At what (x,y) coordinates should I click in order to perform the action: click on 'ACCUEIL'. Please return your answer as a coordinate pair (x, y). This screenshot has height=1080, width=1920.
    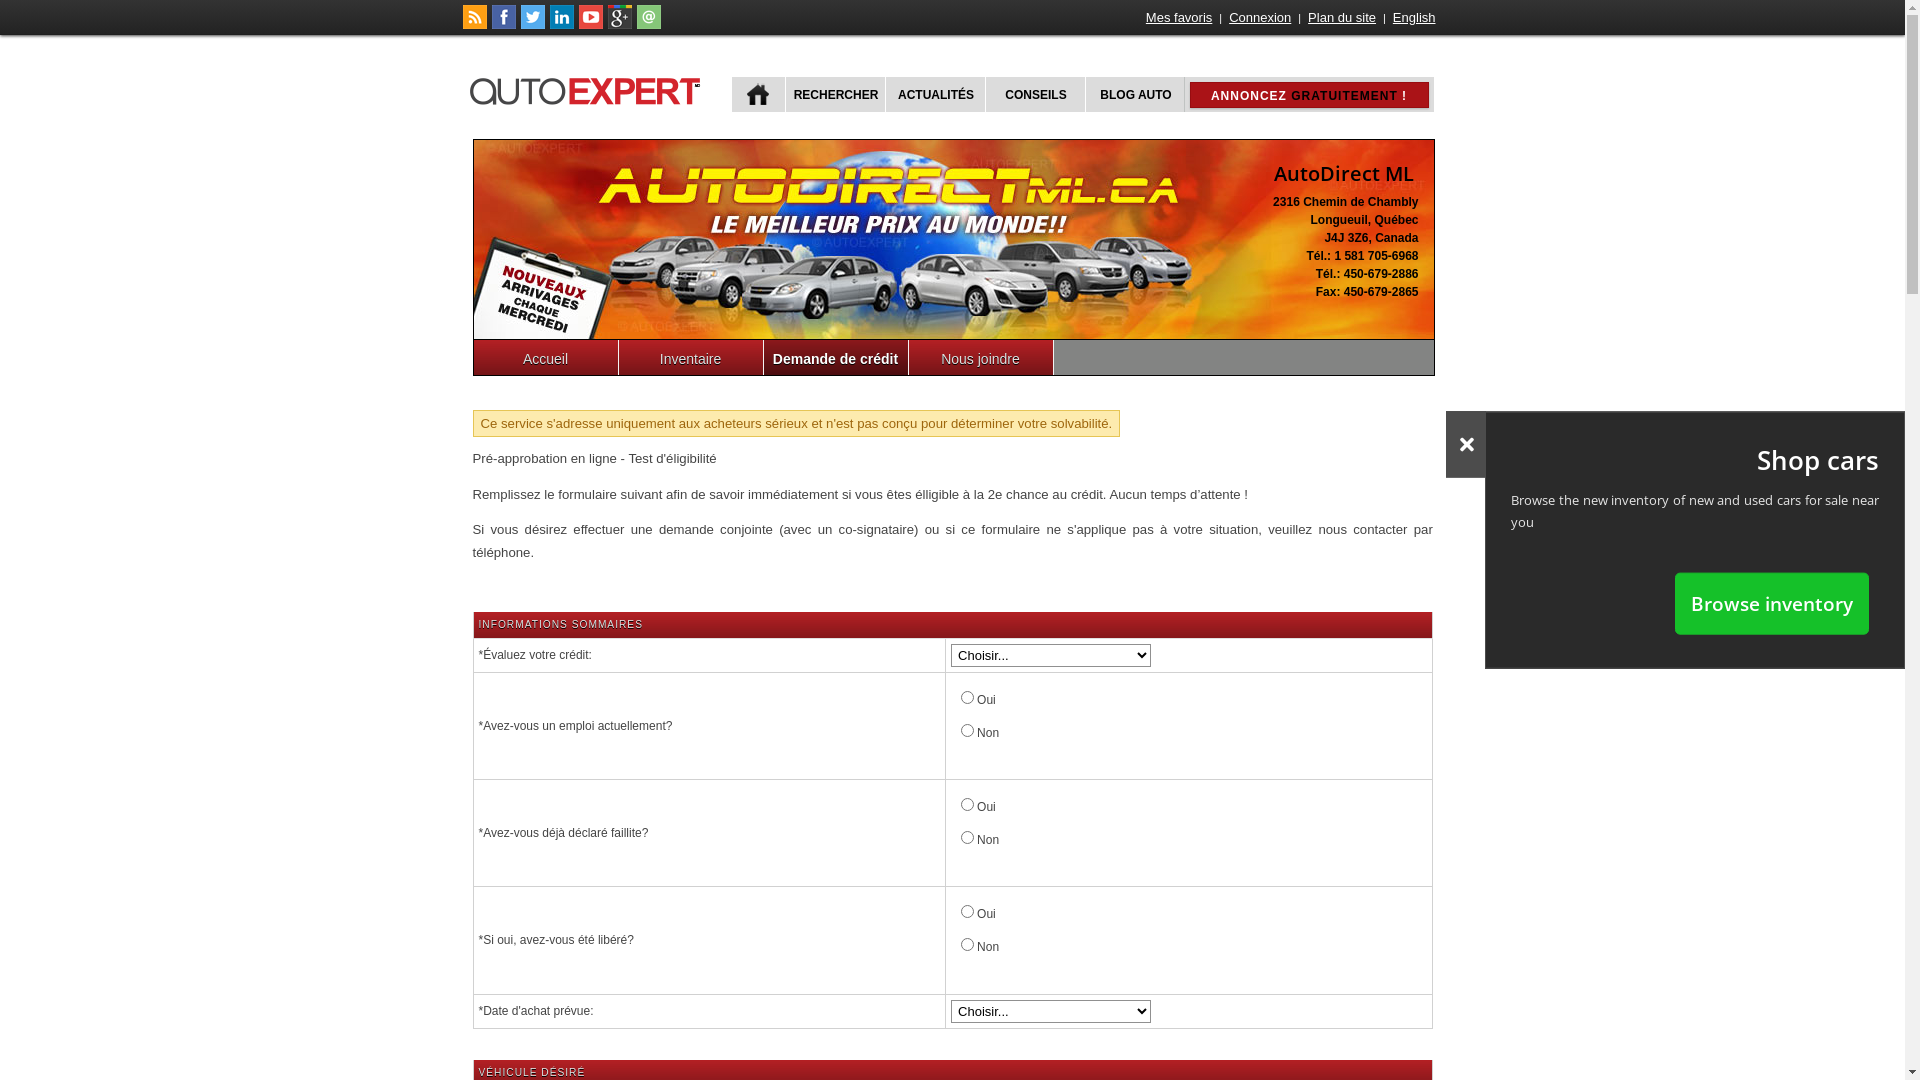
    Looking at the image, I should click on (730, 94).